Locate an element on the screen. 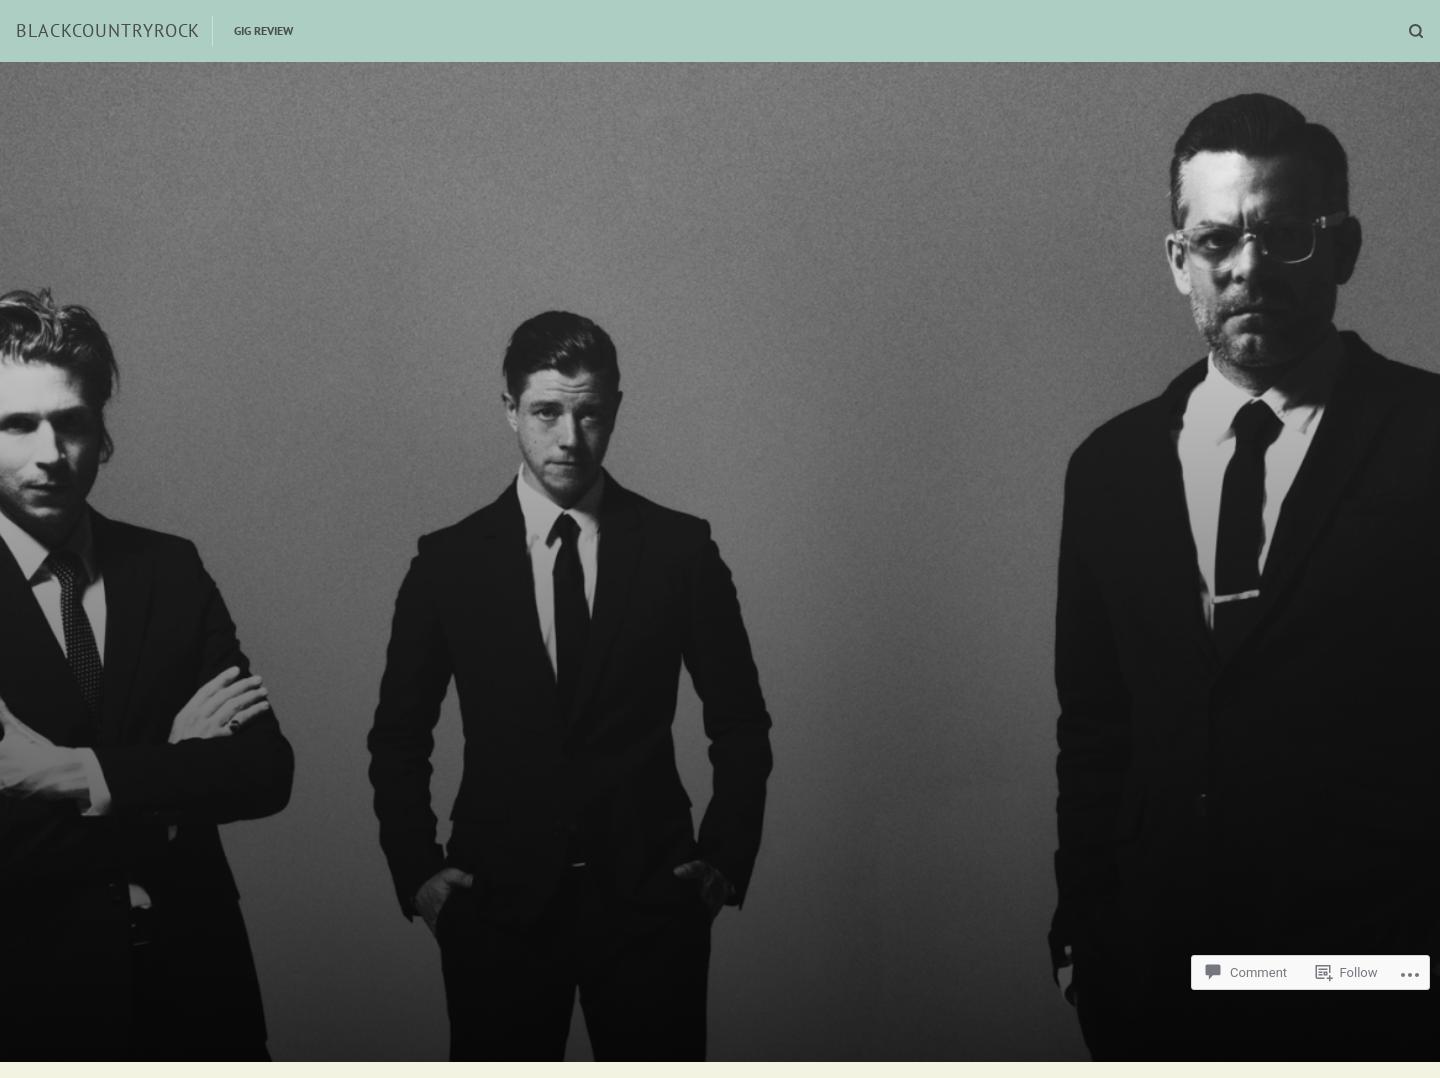  'Search powered by Jetpack' is located at coordinates (732, 930).